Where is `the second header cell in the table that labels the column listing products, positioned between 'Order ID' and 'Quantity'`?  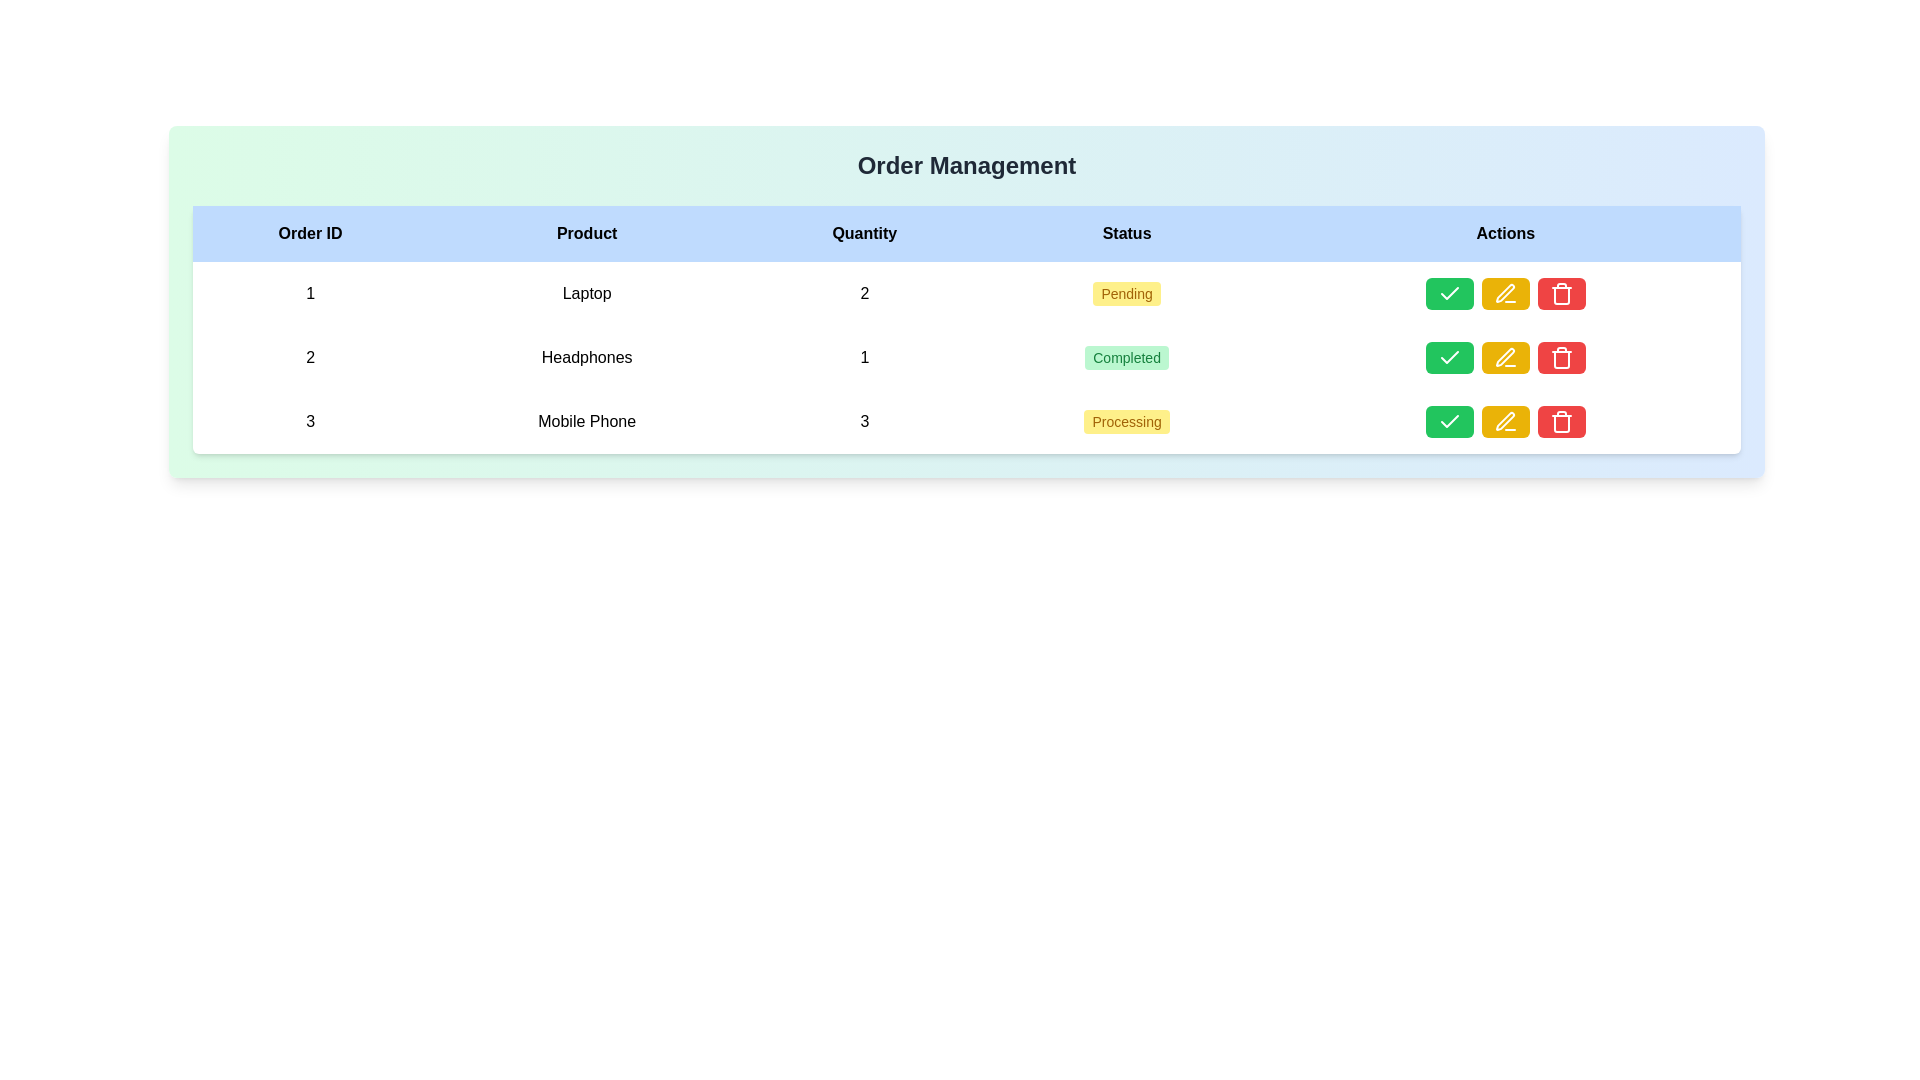
the second header cell in the table that labels the column listing products, positioned between 'Order ID' and 'Quantity' is located at coordinates (586, 233).